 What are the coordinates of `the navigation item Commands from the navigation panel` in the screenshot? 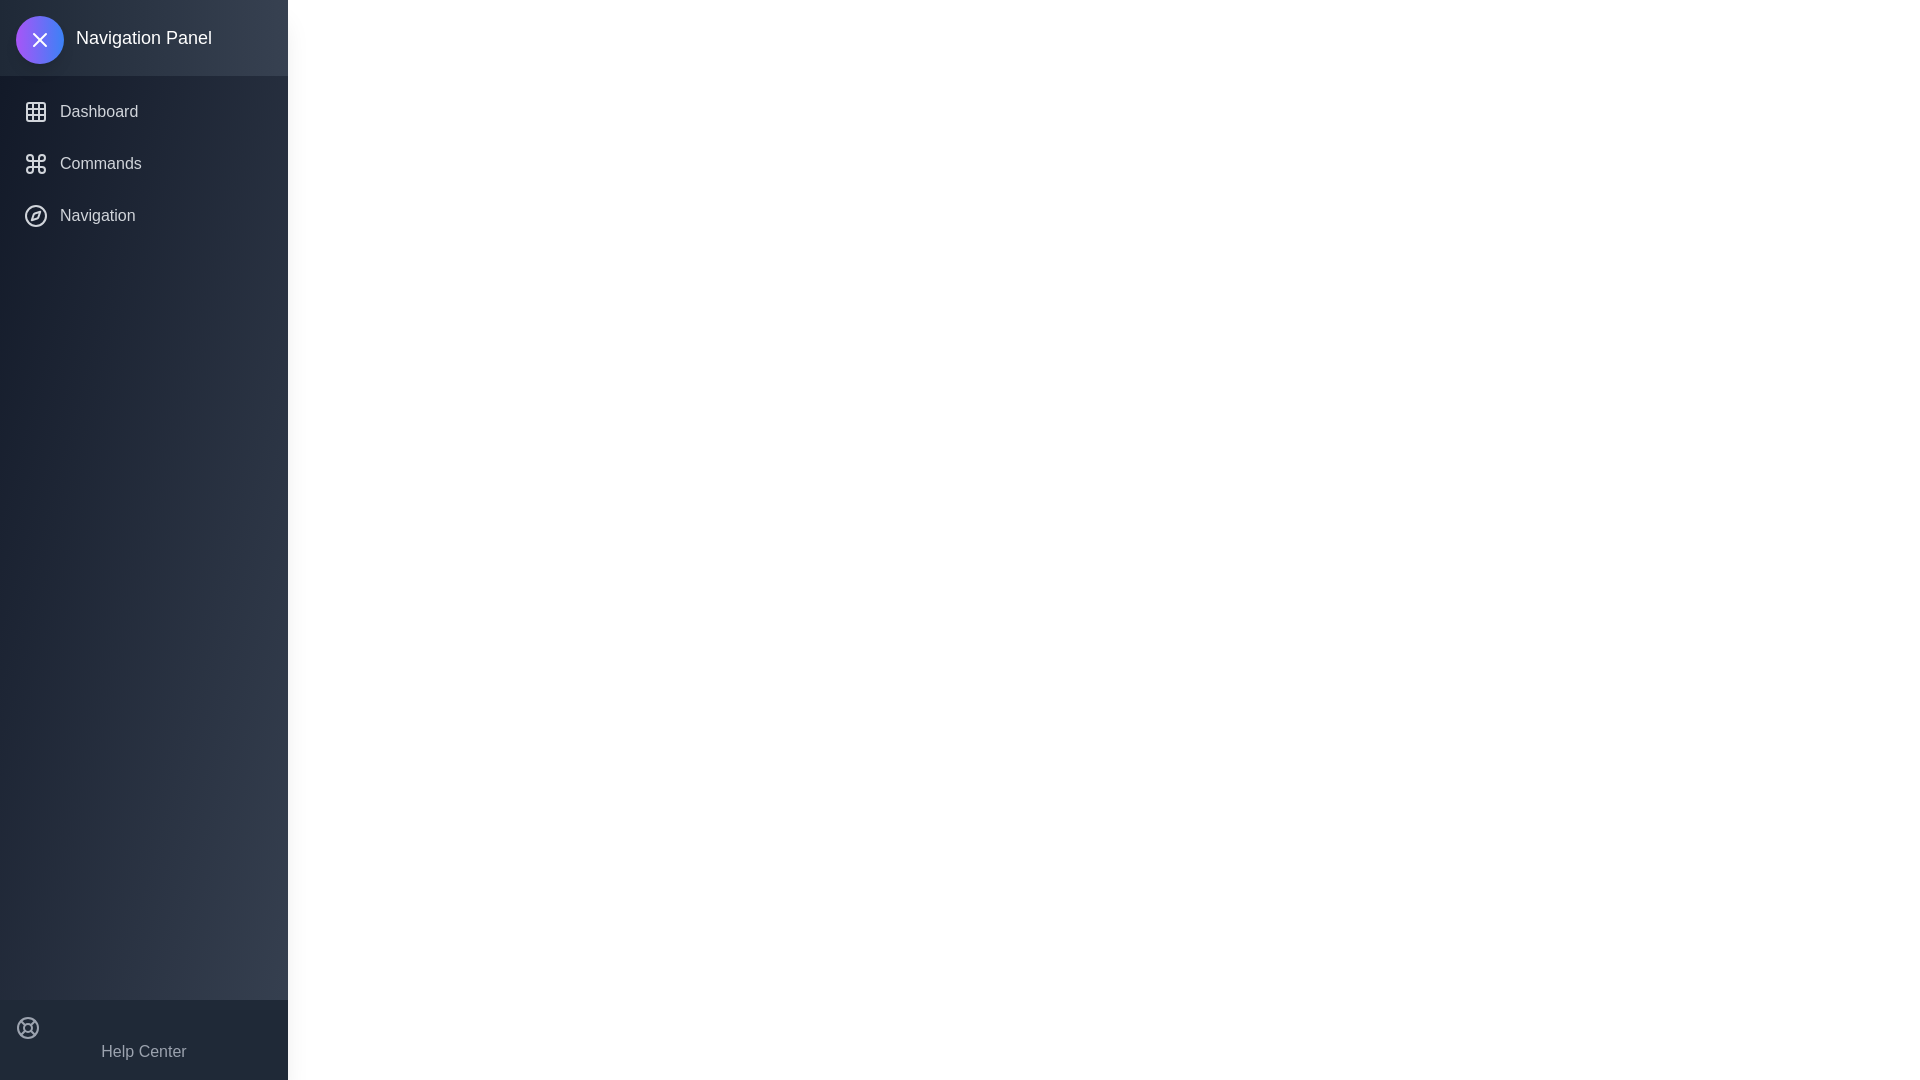 It's located at (143, 163).